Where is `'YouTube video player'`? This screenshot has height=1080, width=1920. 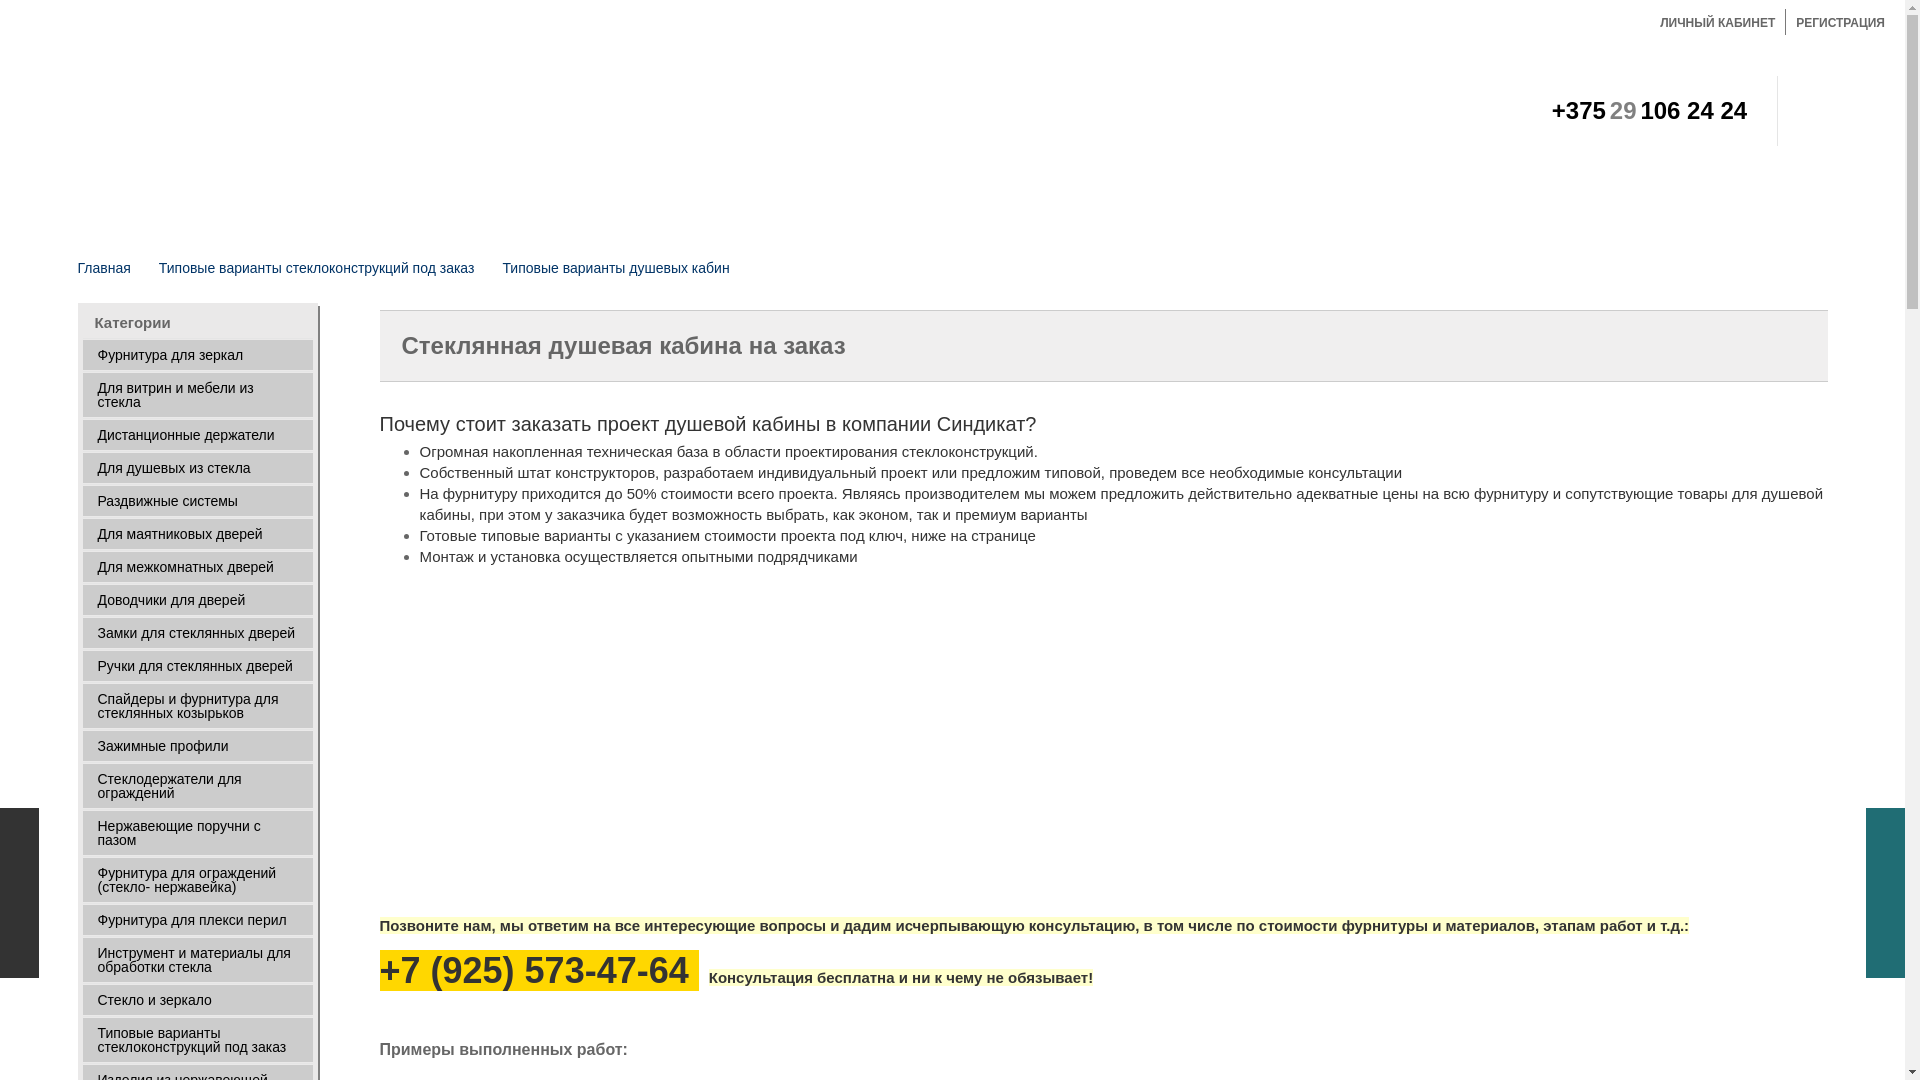 'YouTube video player' is located at coordinates (1218, 741).